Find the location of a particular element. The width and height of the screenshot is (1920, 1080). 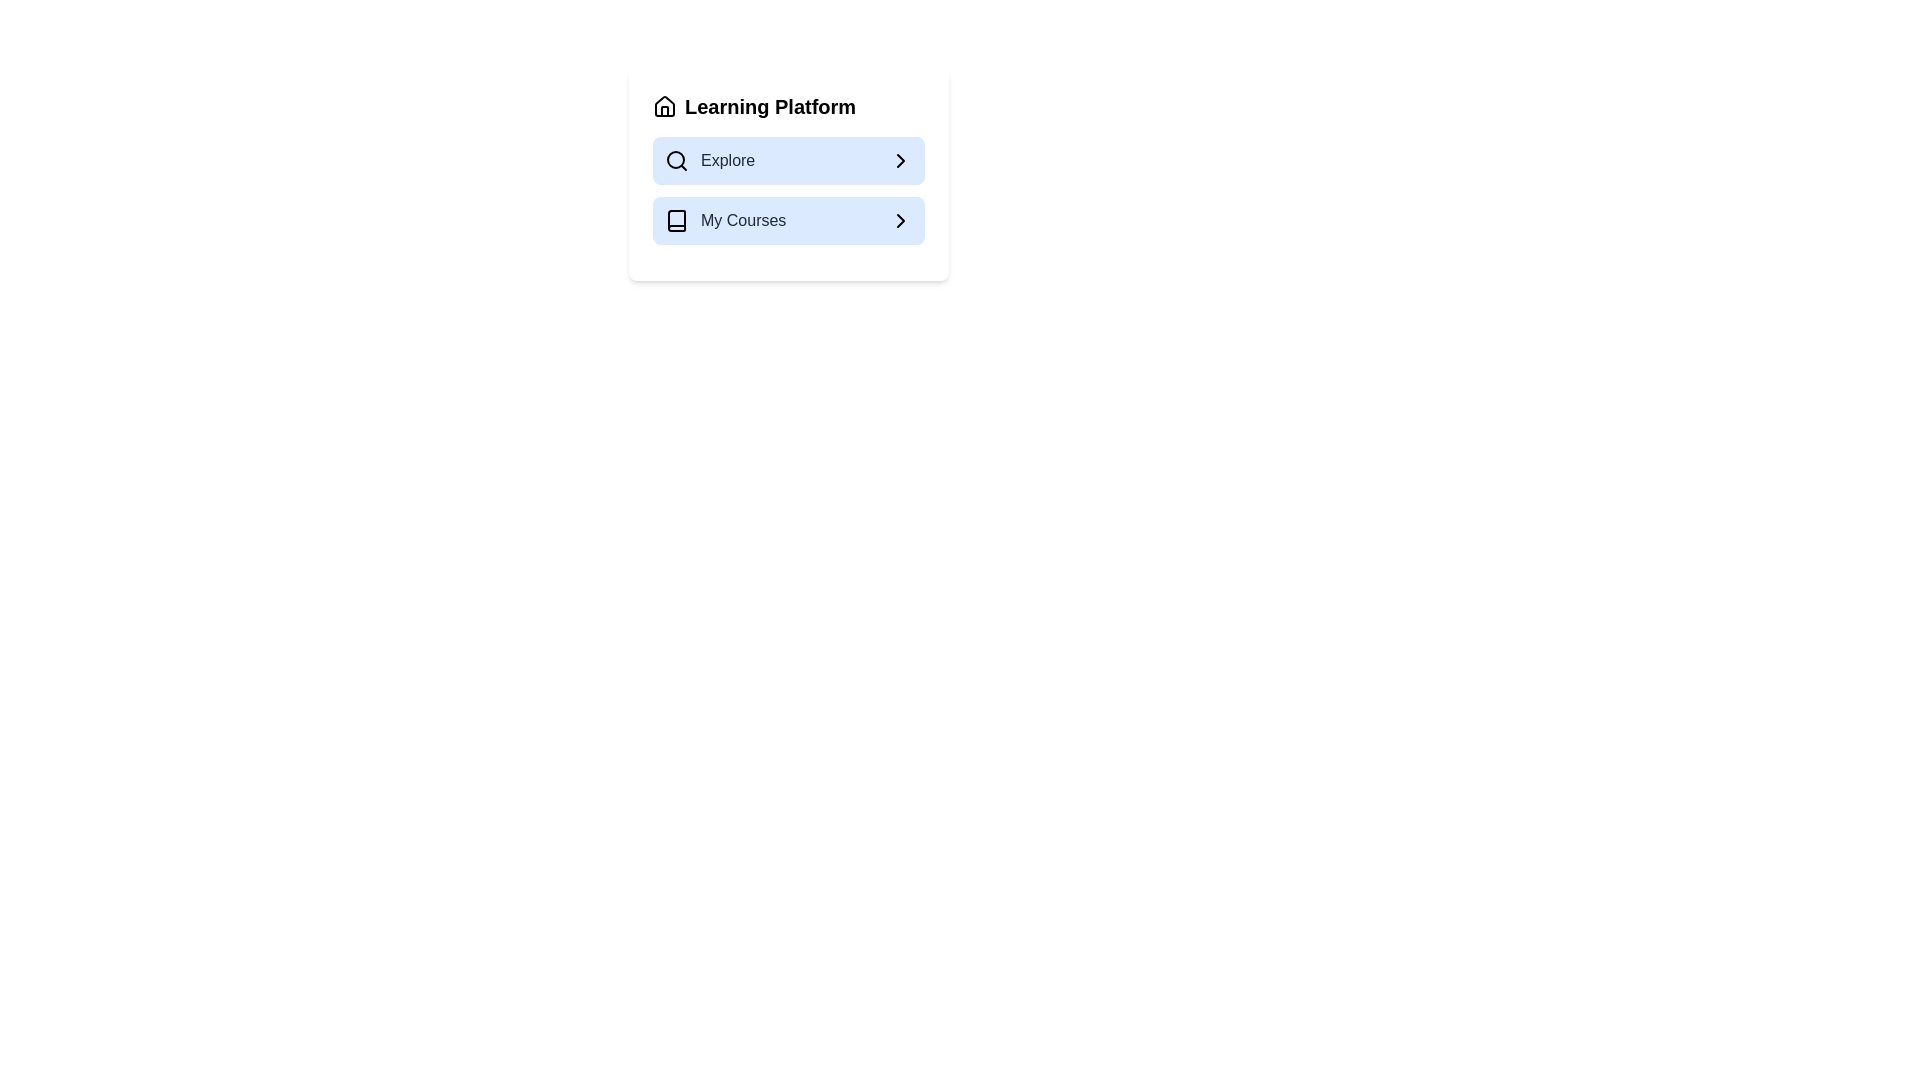

the 'My Courses' button located below the 'Explore' button in the 'Learning Platform' card is located at coordinates (787, 220).